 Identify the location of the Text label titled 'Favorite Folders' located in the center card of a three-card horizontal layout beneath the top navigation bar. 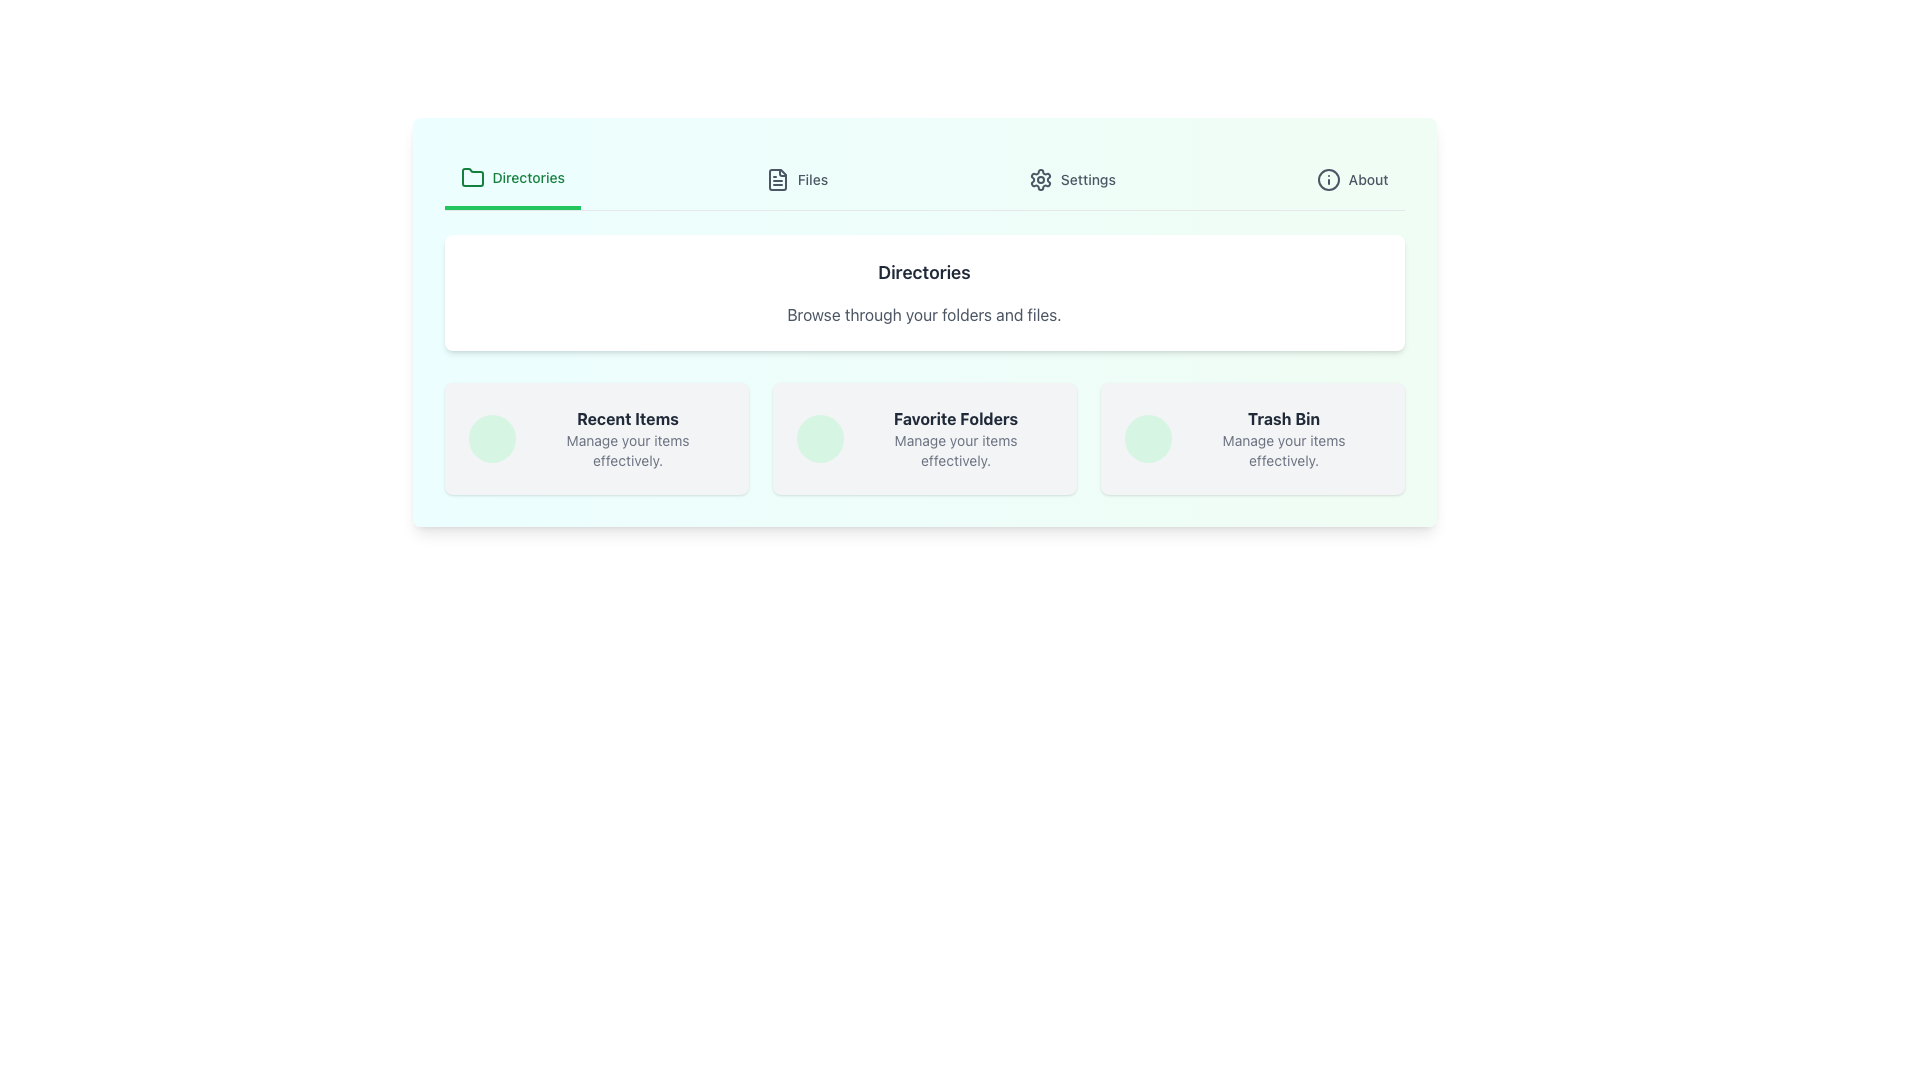
(954, 438).